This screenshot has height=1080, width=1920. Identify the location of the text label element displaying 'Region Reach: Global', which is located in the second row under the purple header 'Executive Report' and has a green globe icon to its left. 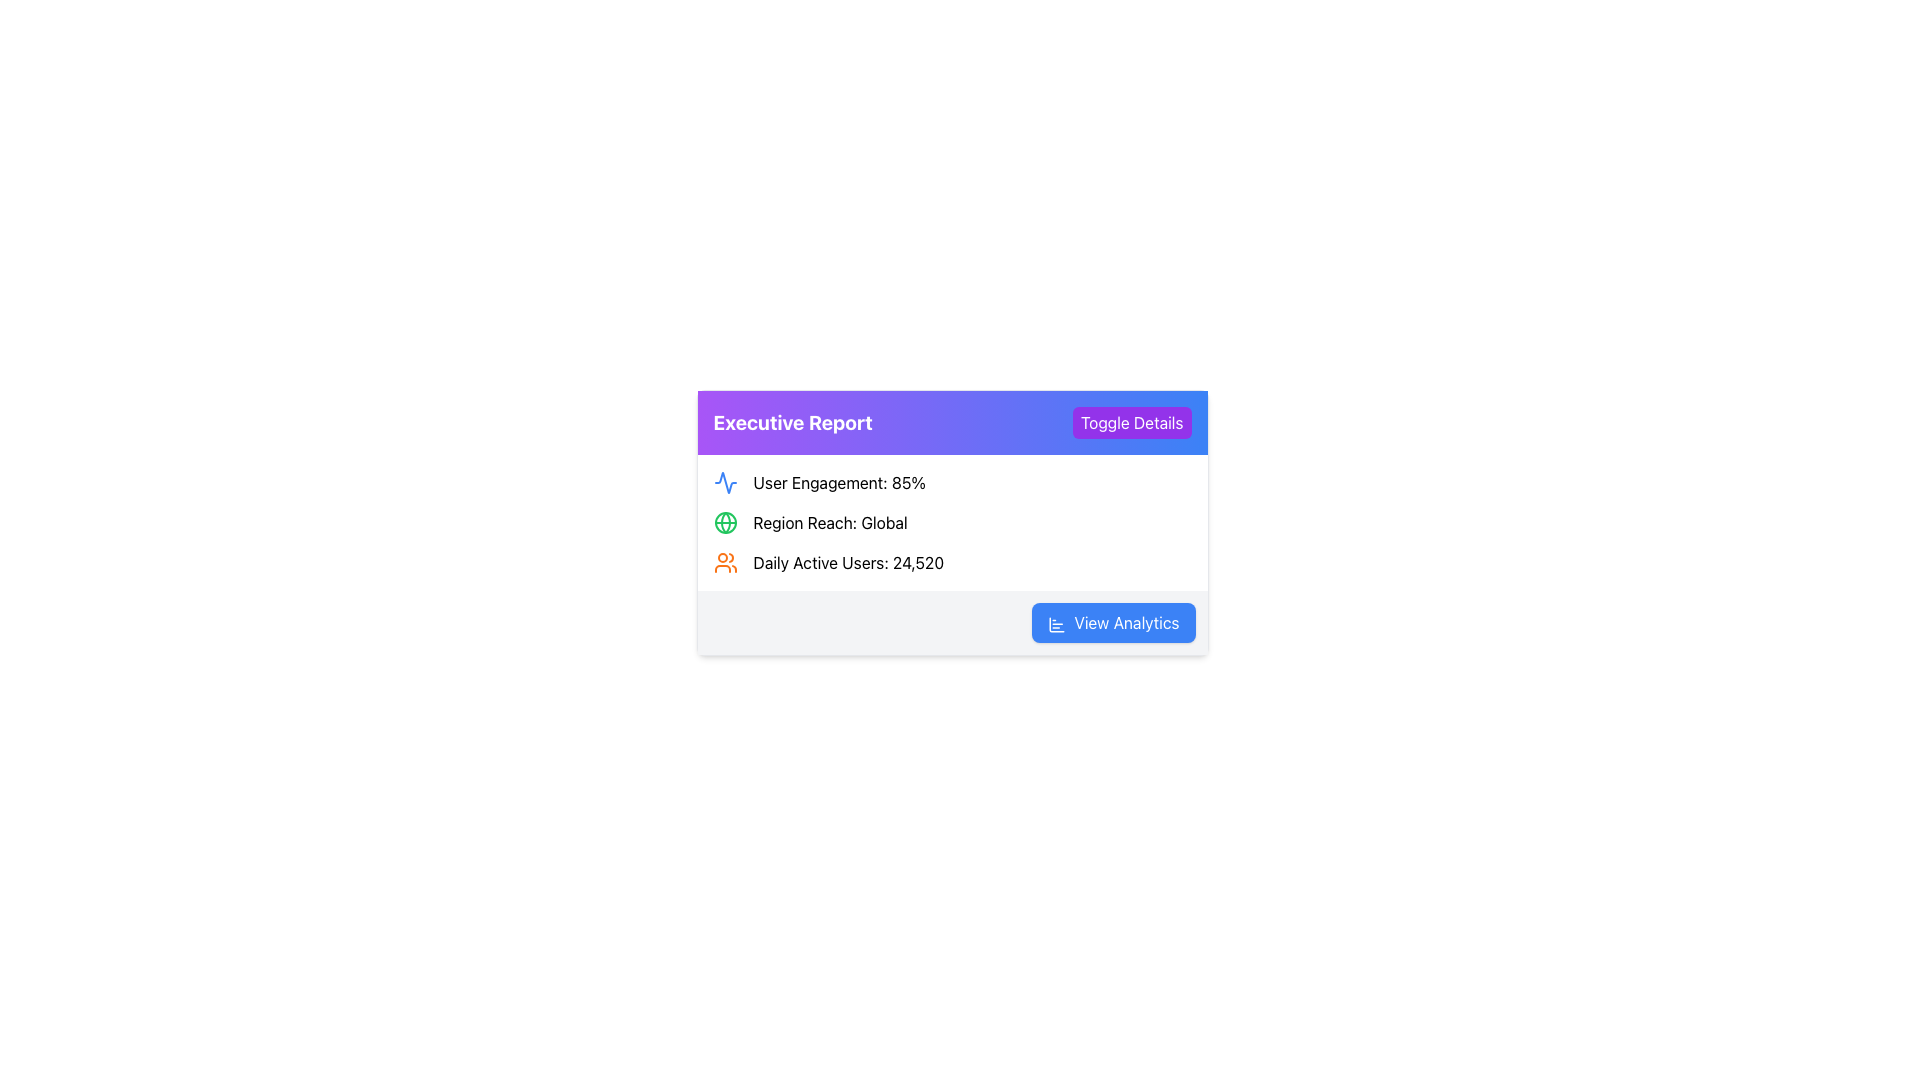
(830, 522).